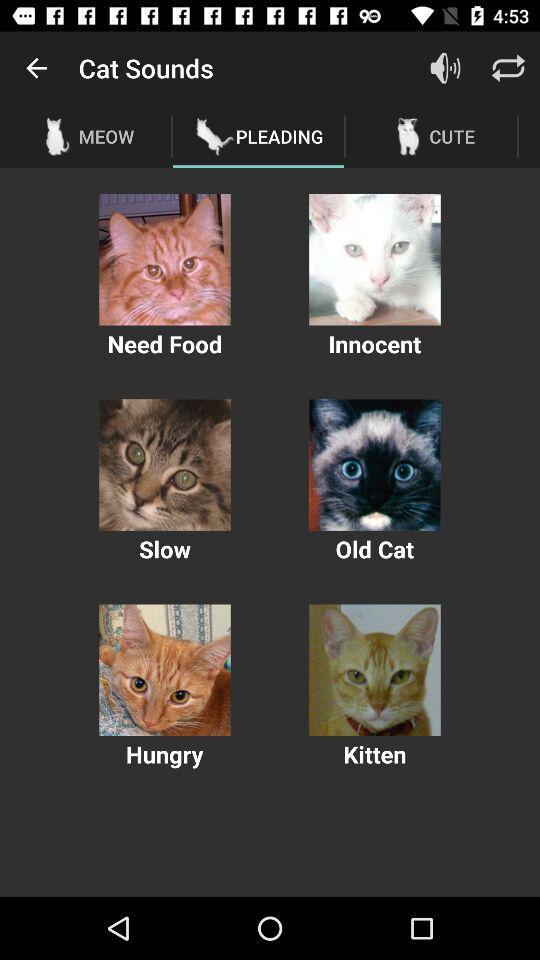 The image size is (540, 960). What do you see at coordinates (374, 670) in the screenshot?
I see `hear a kitten sound` at bounding box center [374, 670].